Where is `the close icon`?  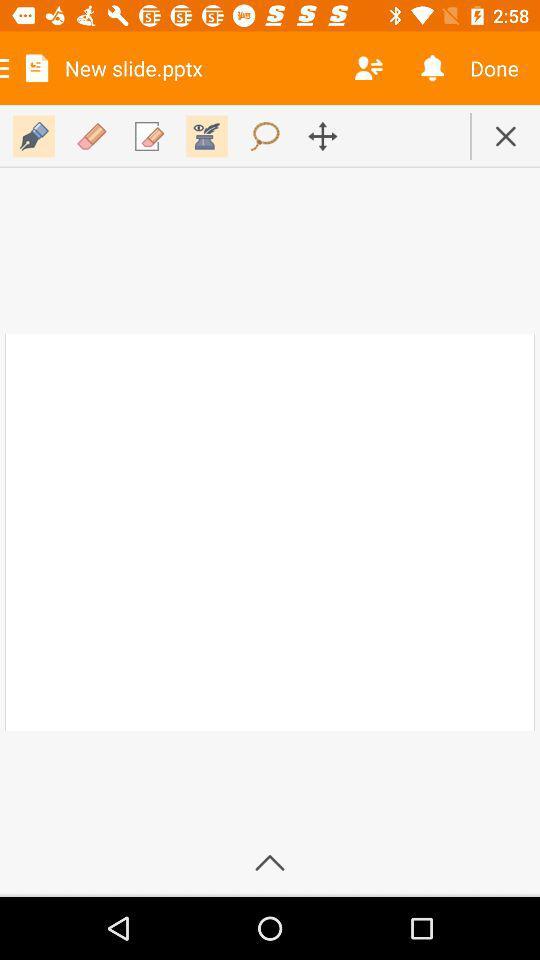
the close icon is located at coordinates (504, 135).